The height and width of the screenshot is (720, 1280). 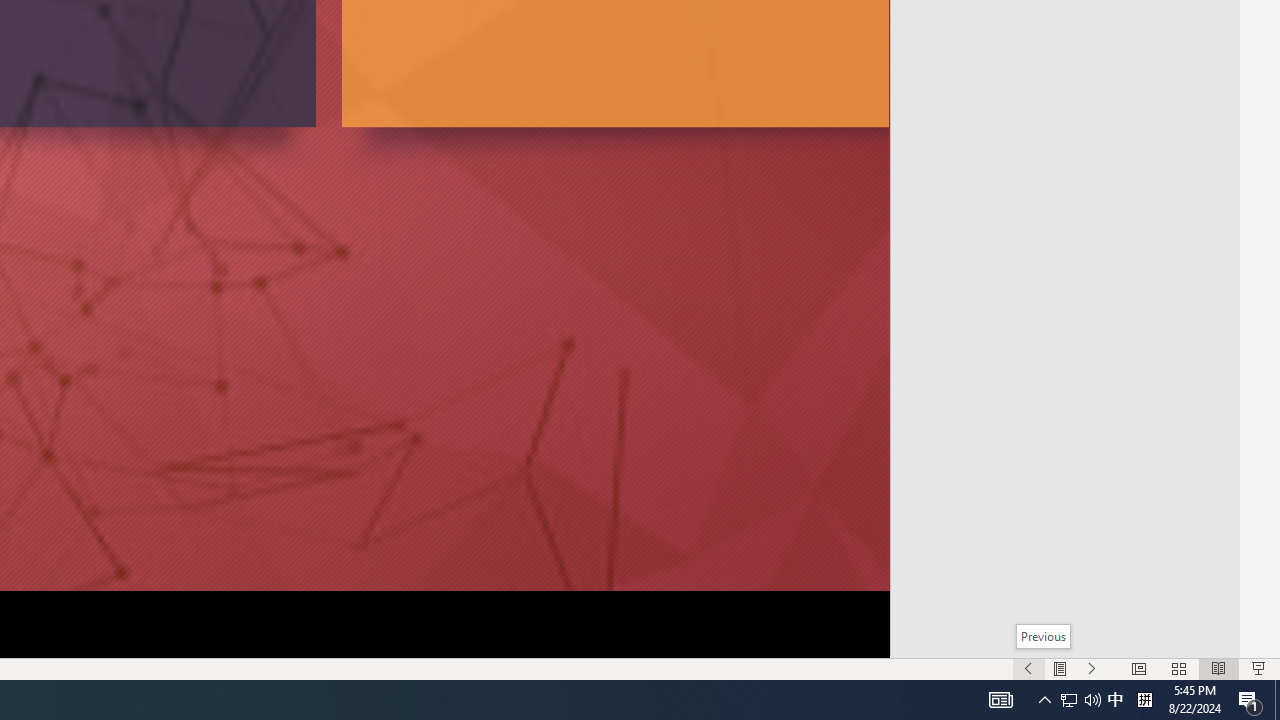 I want to click on 'Slide Sorter', so click(x=1178, y=669).